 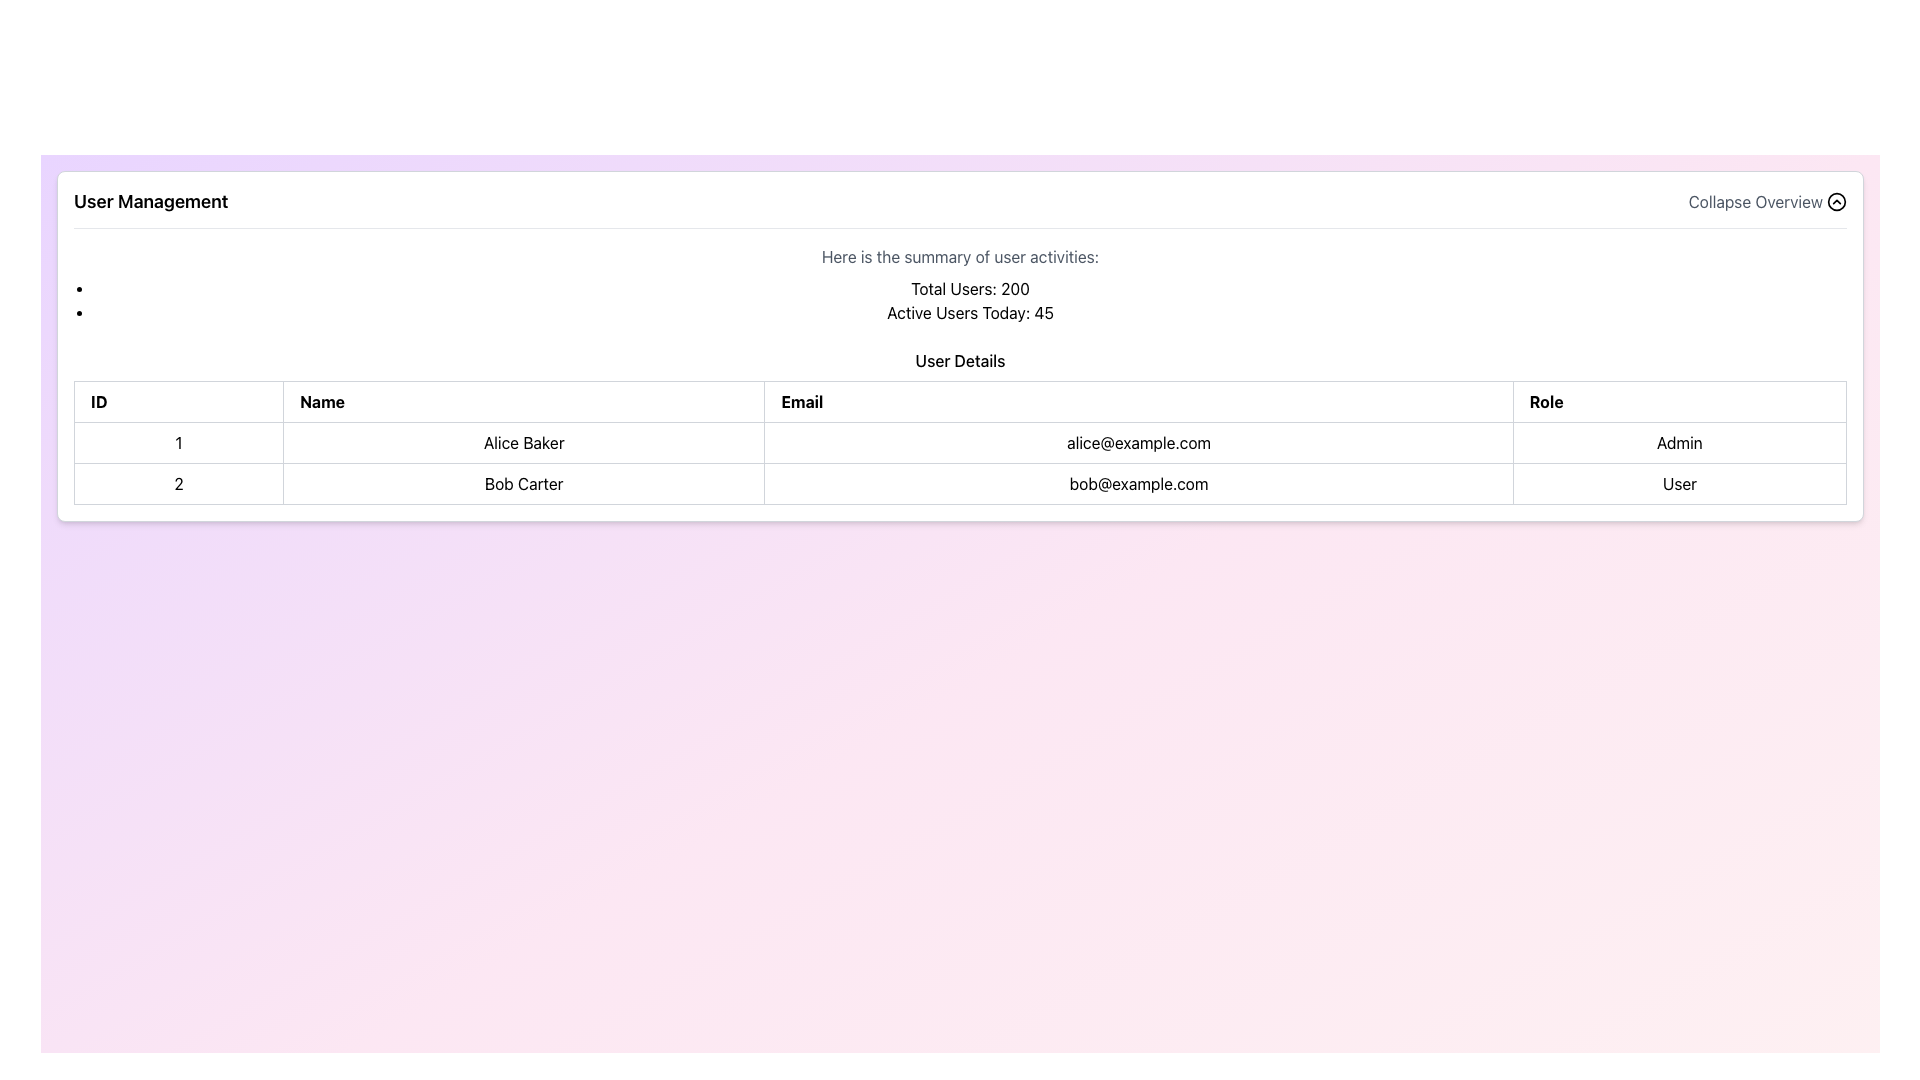 What do you see at coordinates (1138, 442) in the screenshot?
I see `the text label displaying the email address of user 'Alice Baker' located in the third cell of the first row of the user data table` at bounding box center [1138, 442].